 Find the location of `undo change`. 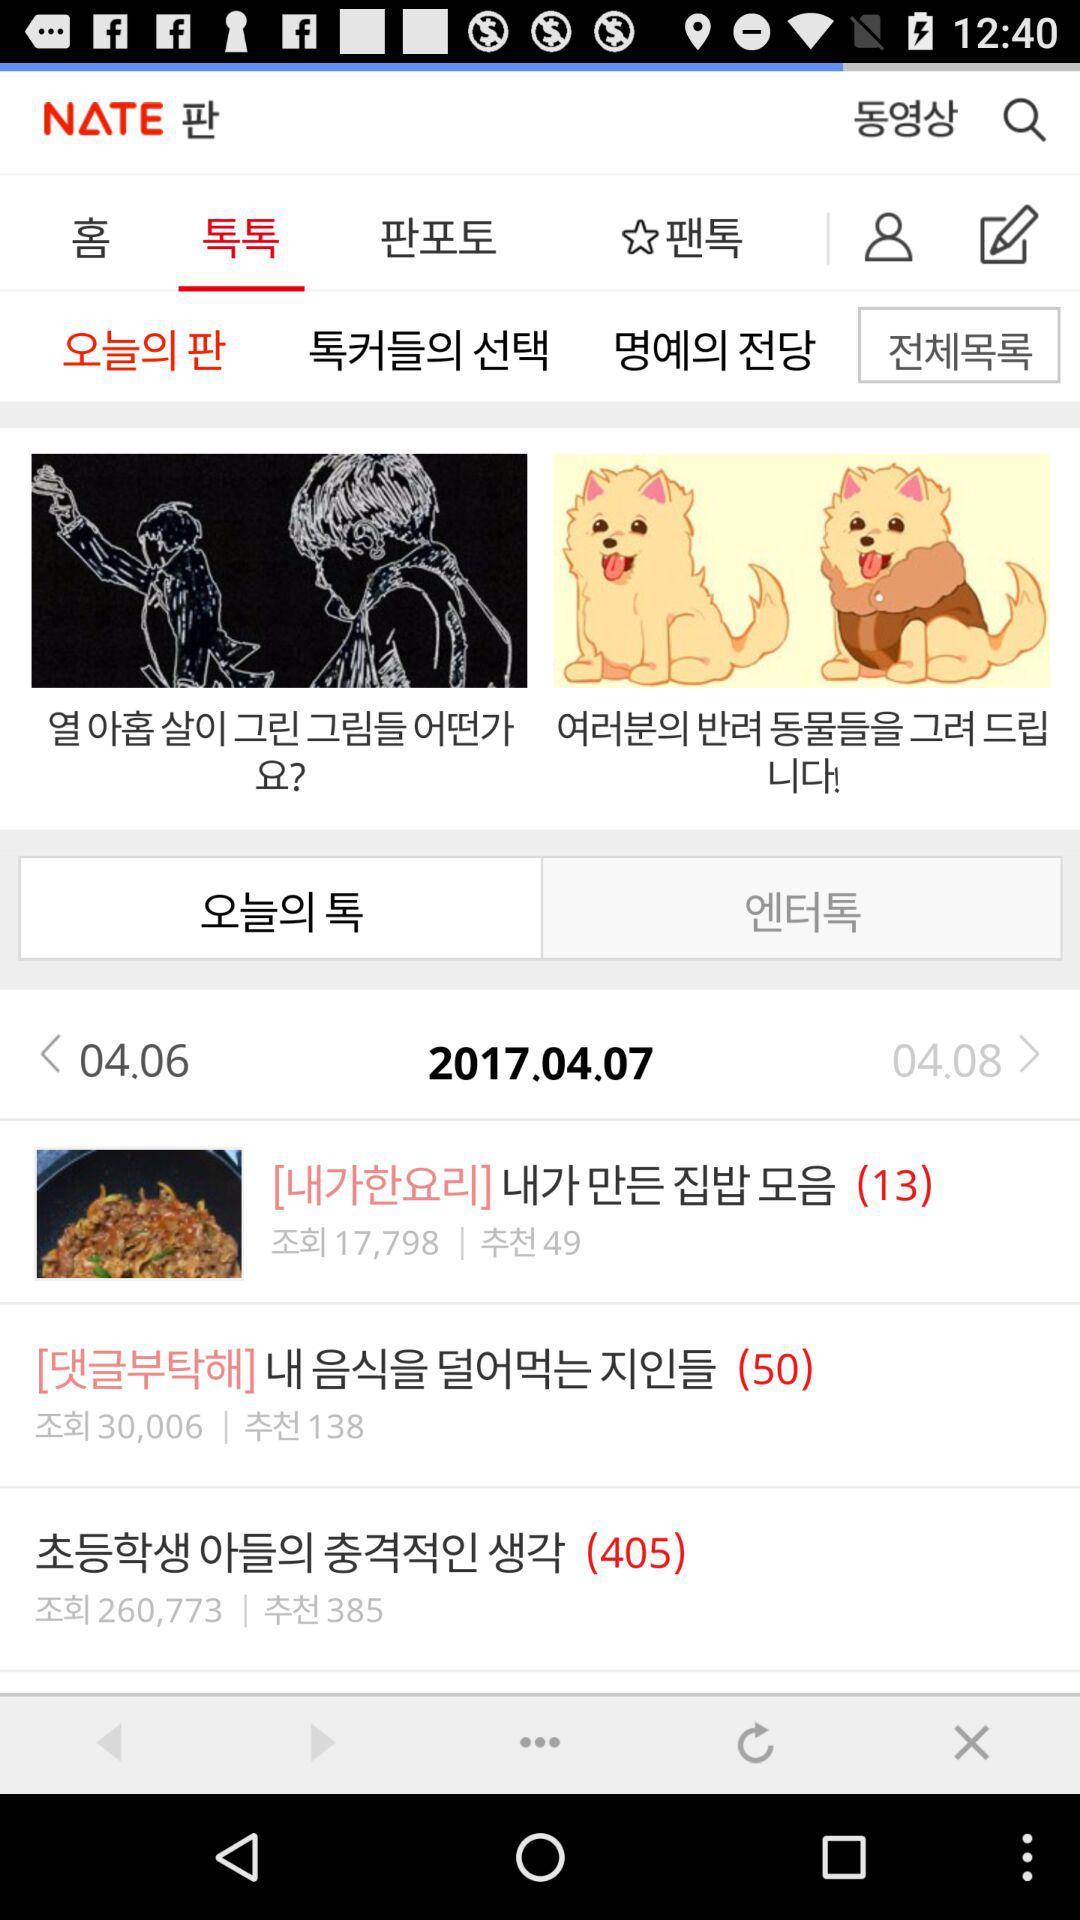

undo change is located at coordinates (756, 1741).